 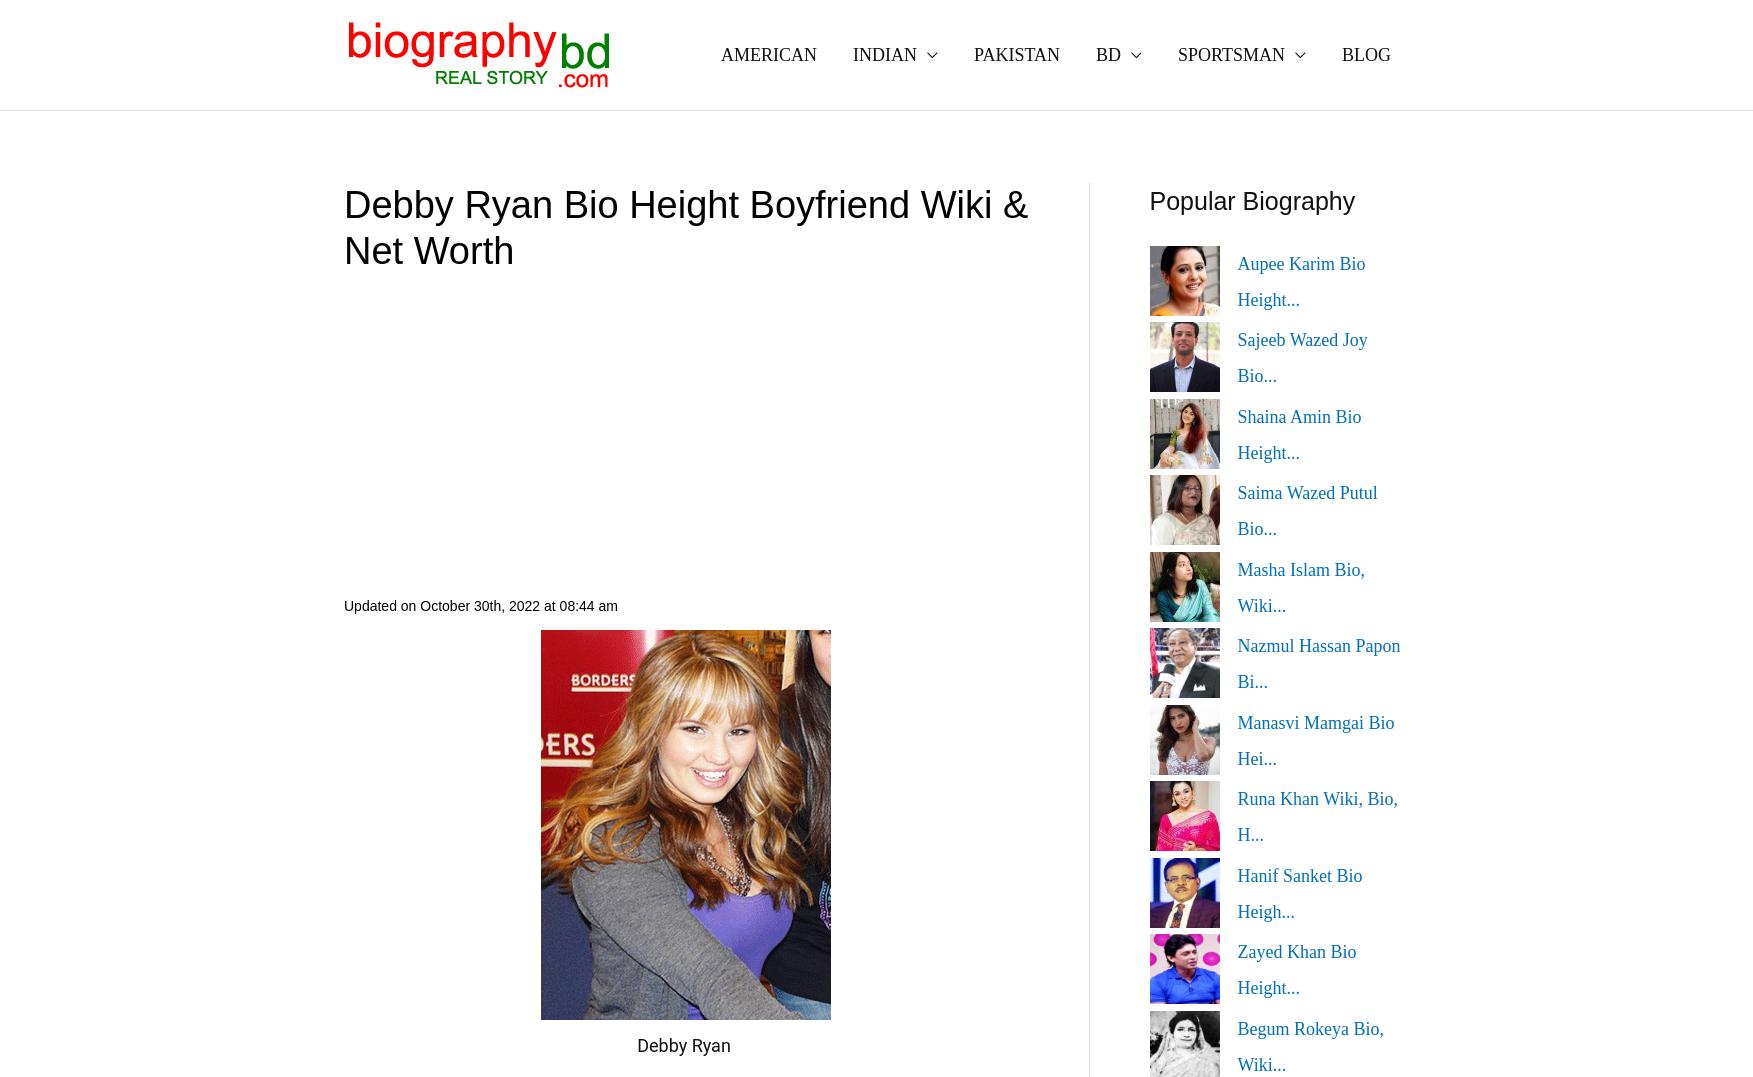 I want to click on 'BLOG', so click(x=1365, y=55).